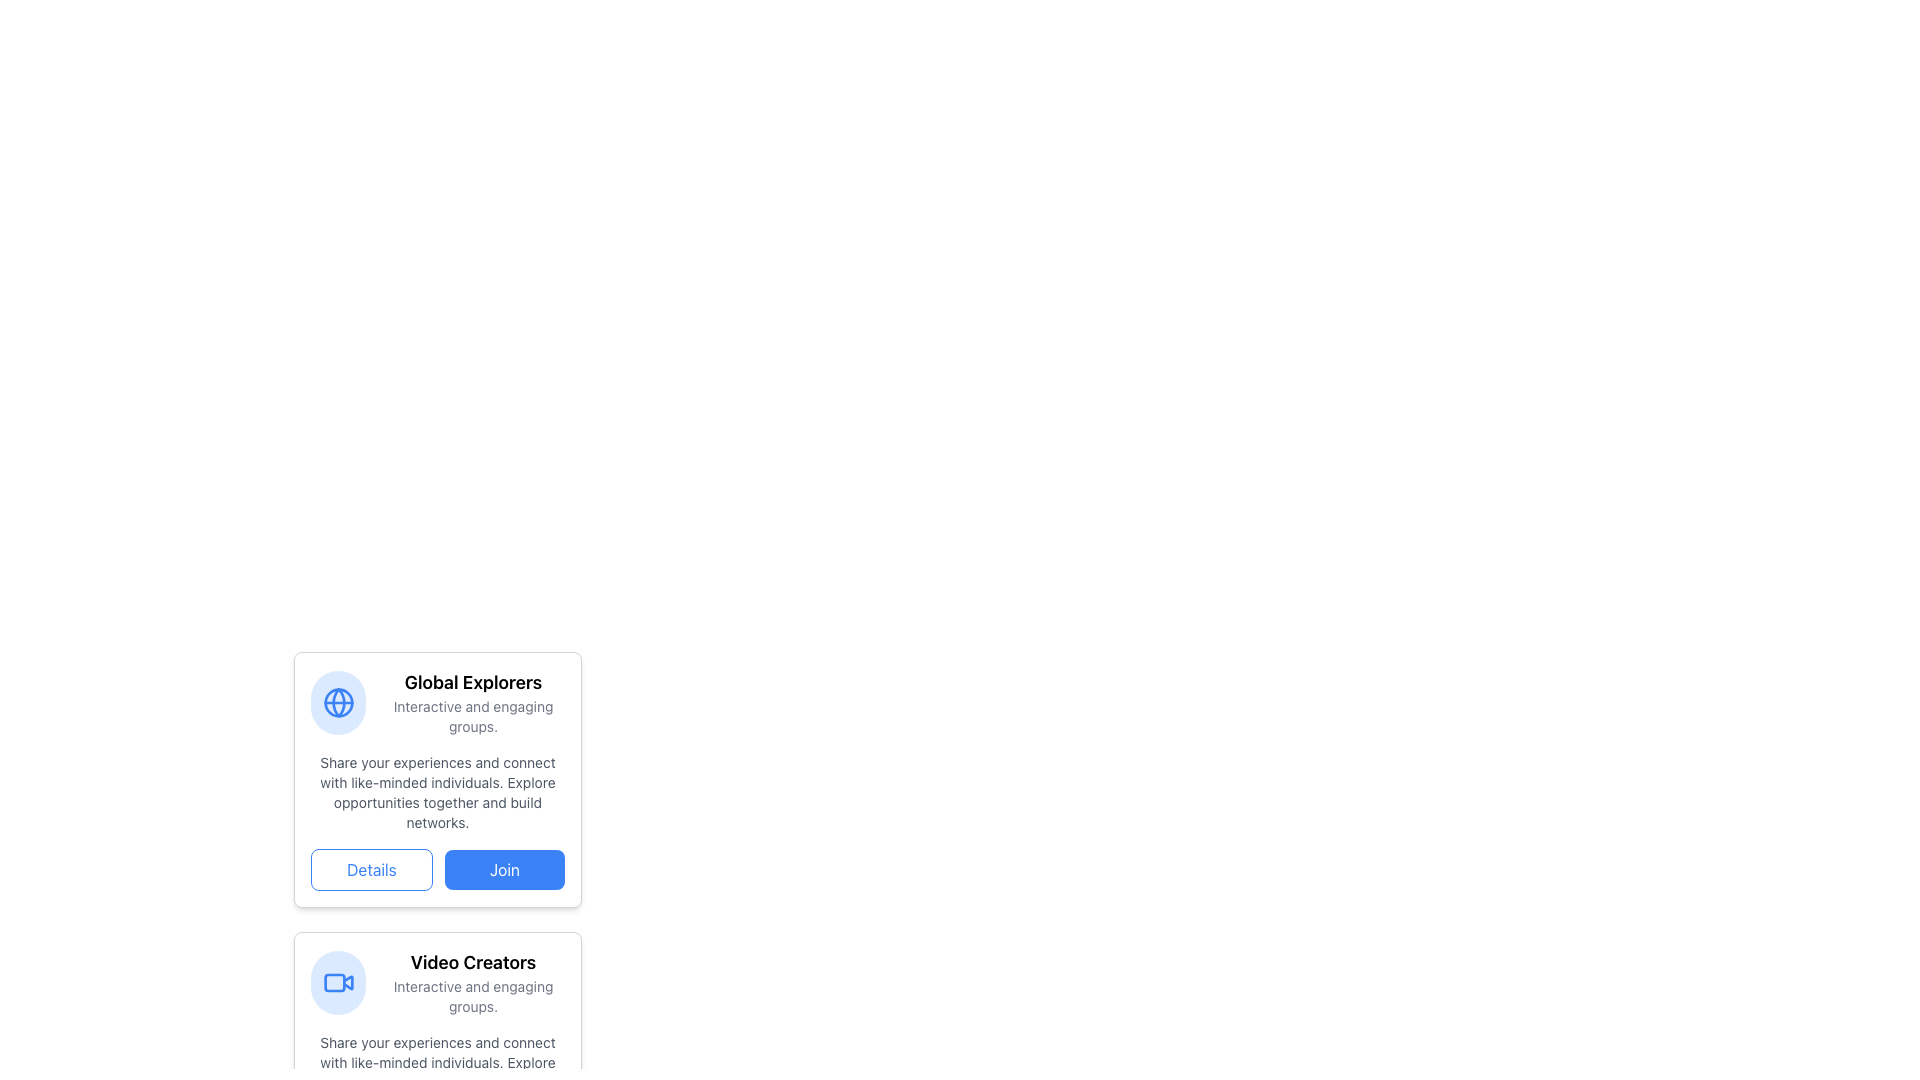 The height and width of the screenshot is (1080, 1920). What do you see at coordinates (338, 982) in the screenshot?
I see `the video media icon located to the left of the text 'Video Creators' and 'Interactive and engaging groups.'` at bounding box center [338, 982].